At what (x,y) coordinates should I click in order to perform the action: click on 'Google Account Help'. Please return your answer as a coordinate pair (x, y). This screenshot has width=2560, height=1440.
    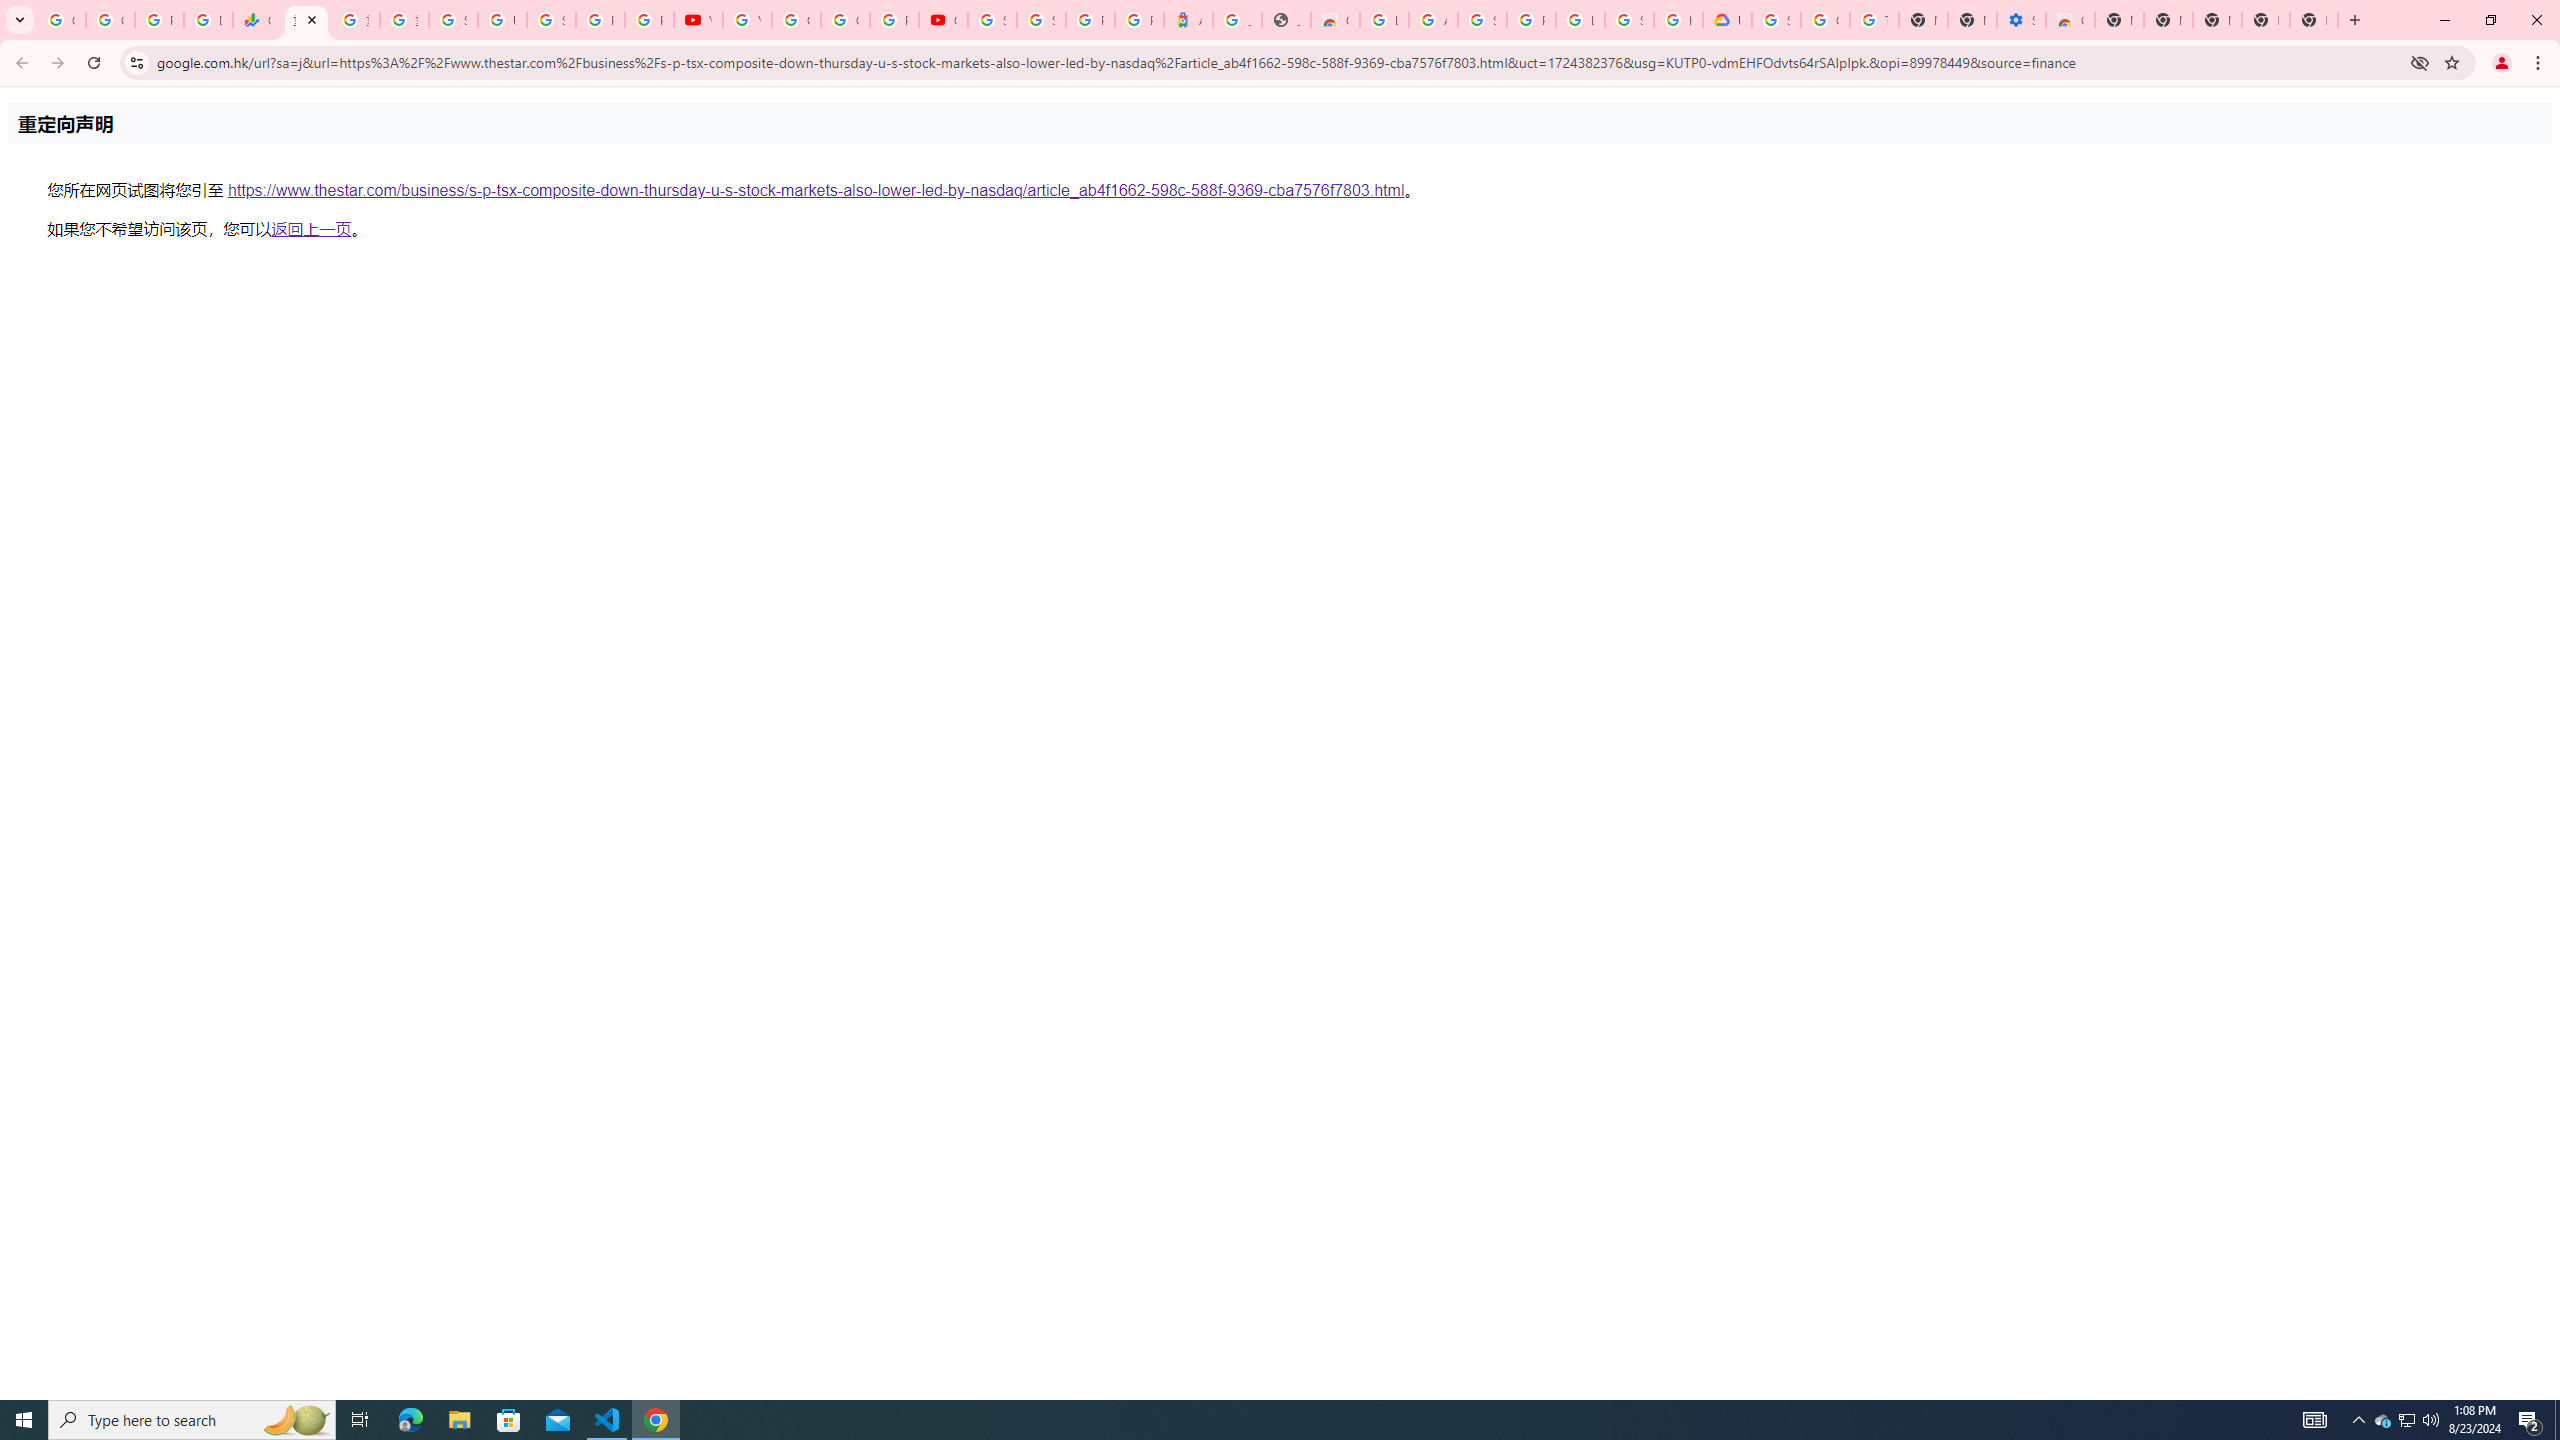
    Looking at the image, I should click on (1825, 19).